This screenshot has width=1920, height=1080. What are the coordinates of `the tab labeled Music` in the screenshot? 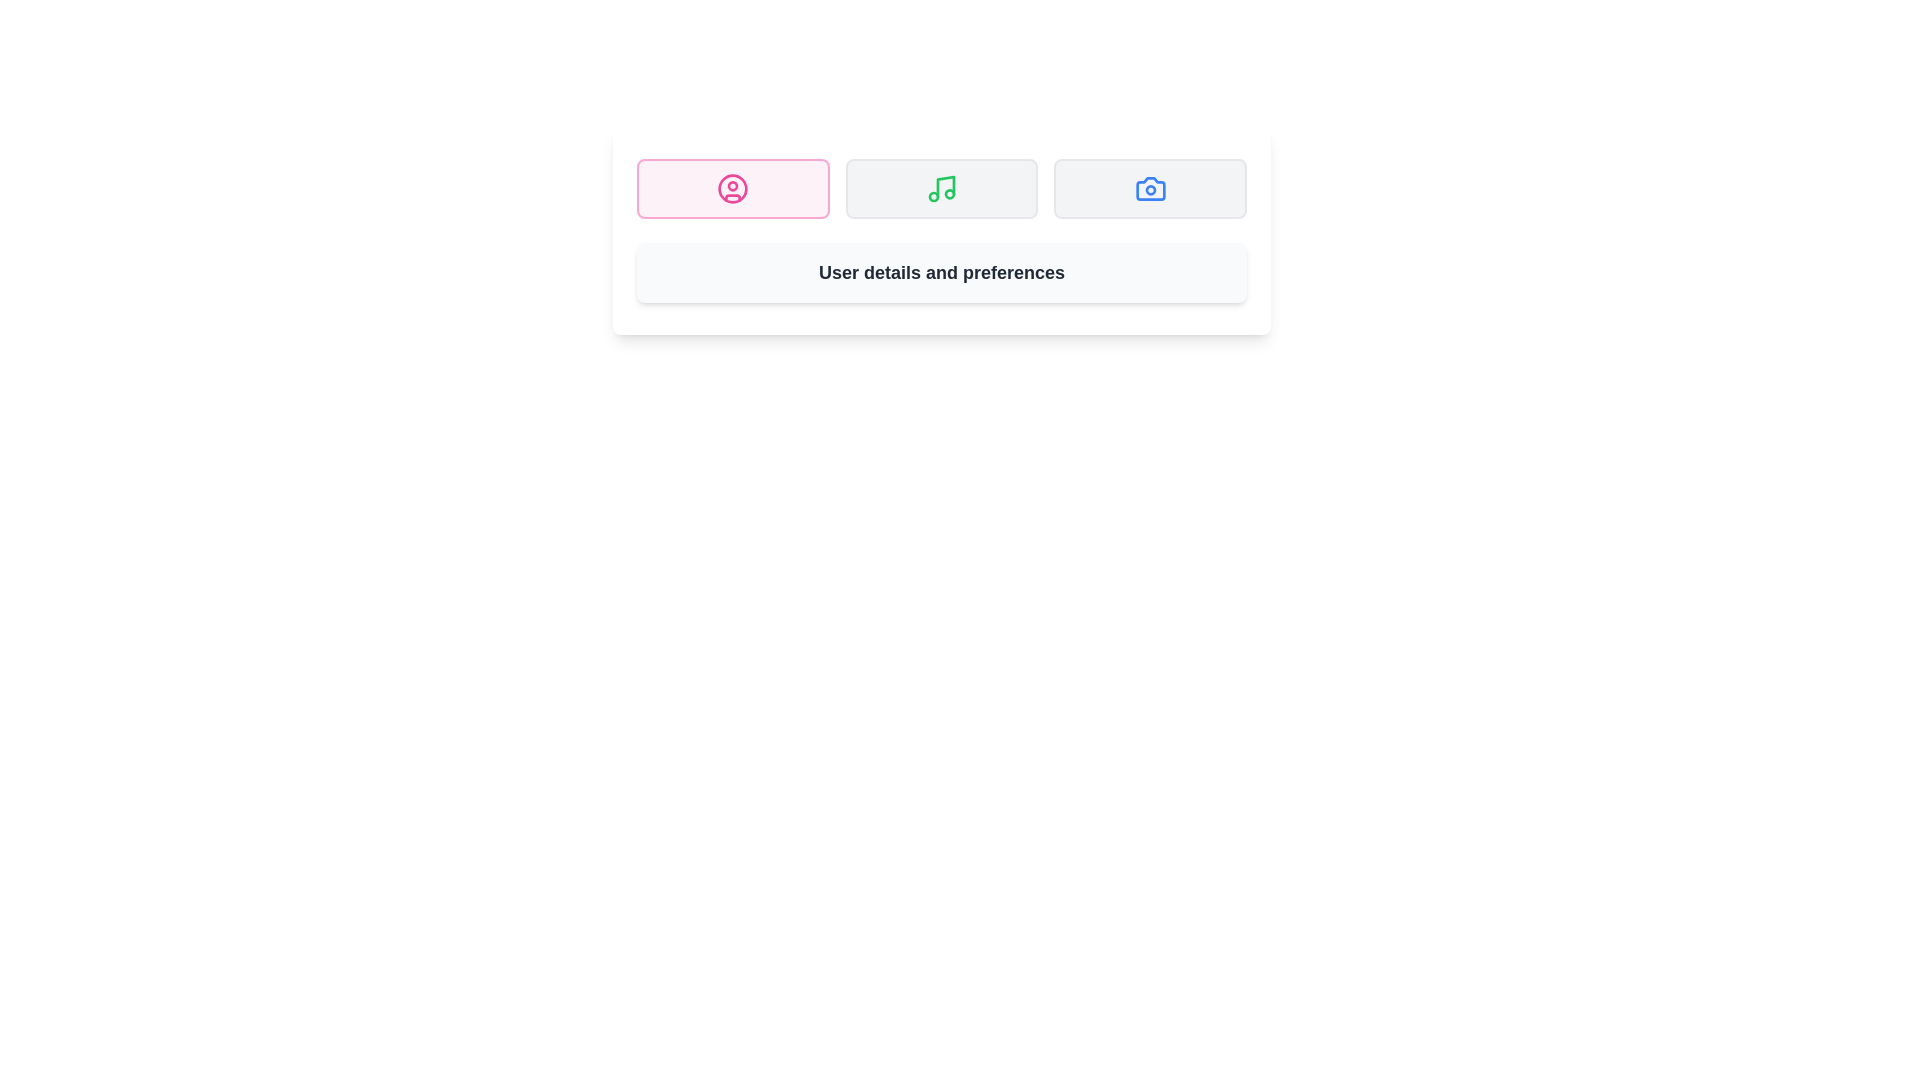 It's located at (939, 189).